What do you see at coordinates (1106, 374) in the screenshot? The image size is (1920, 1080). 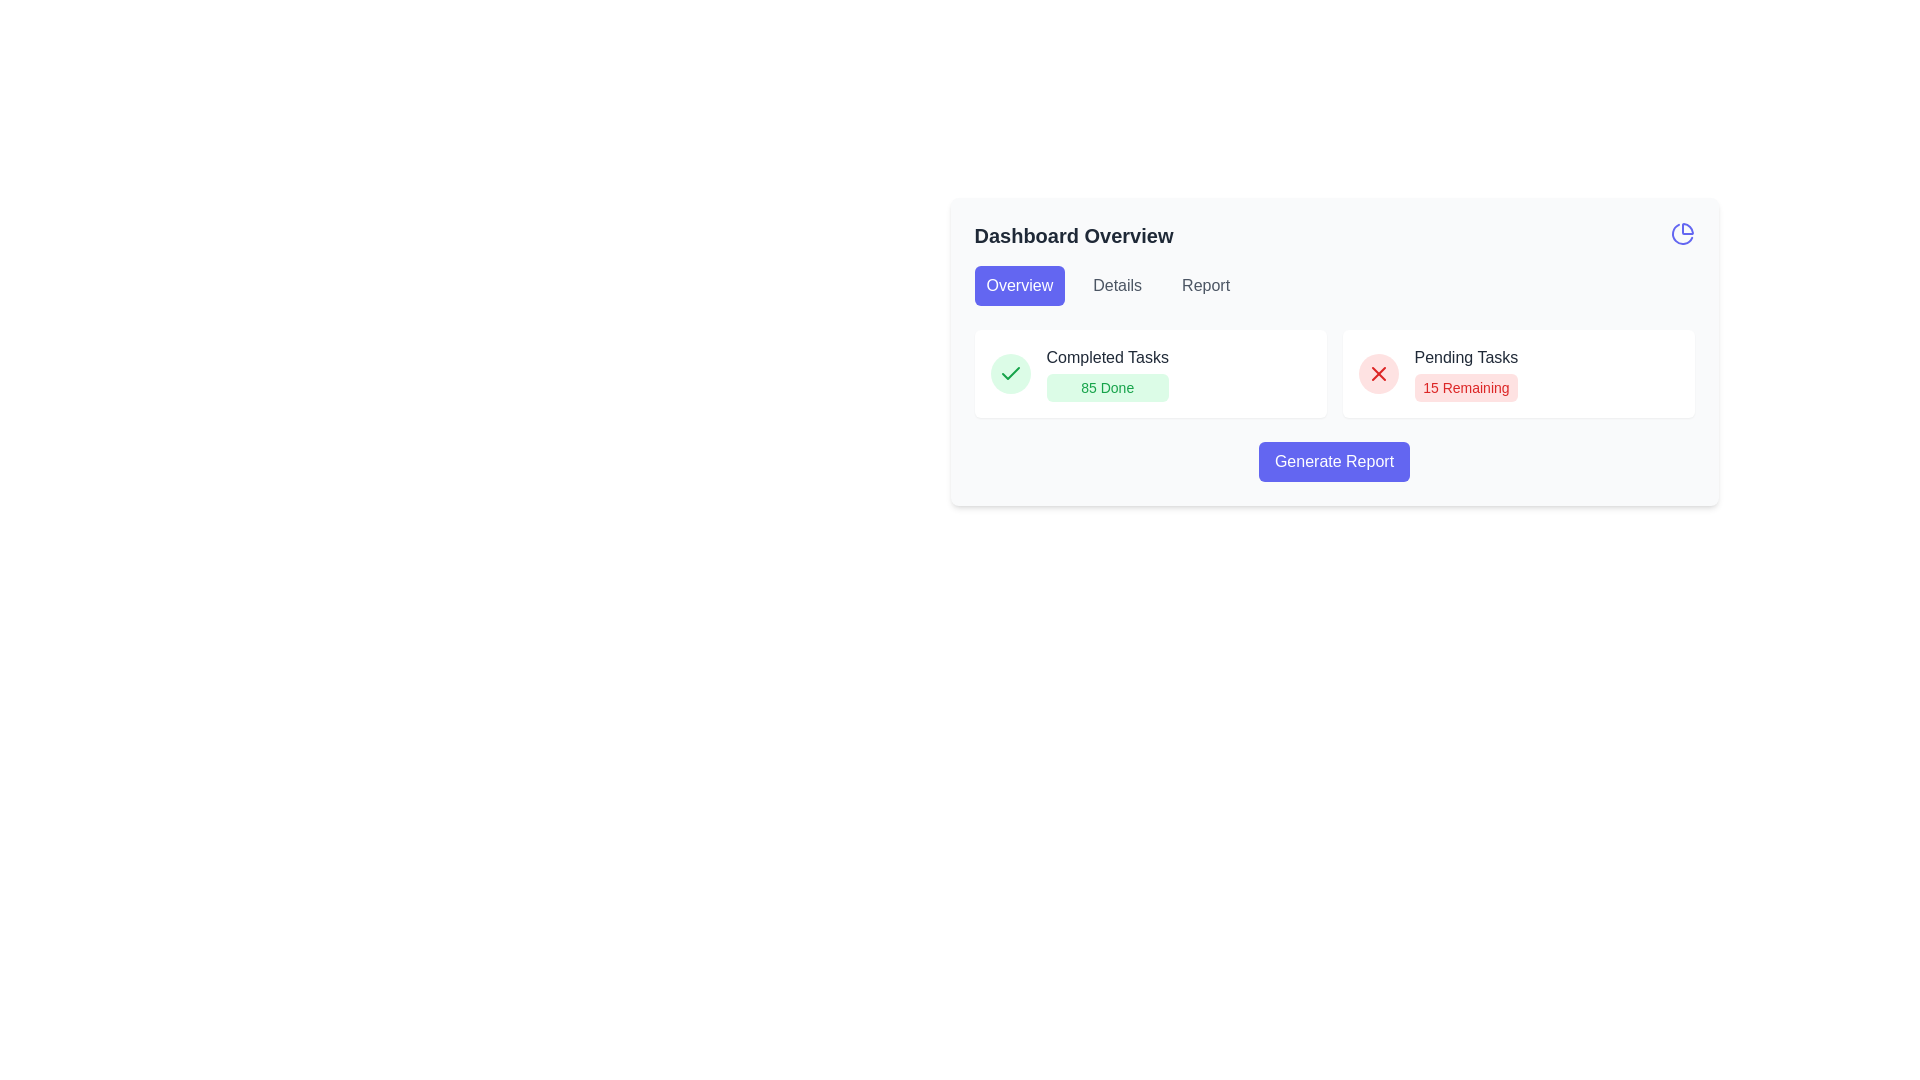 I see `data represented in the text block displaying '85 Done' under the 'Completed Tasks' label, located within the 'Completed Tasks' card on the left side of the dashboard's summary section` at bounding box center [1106, 374].